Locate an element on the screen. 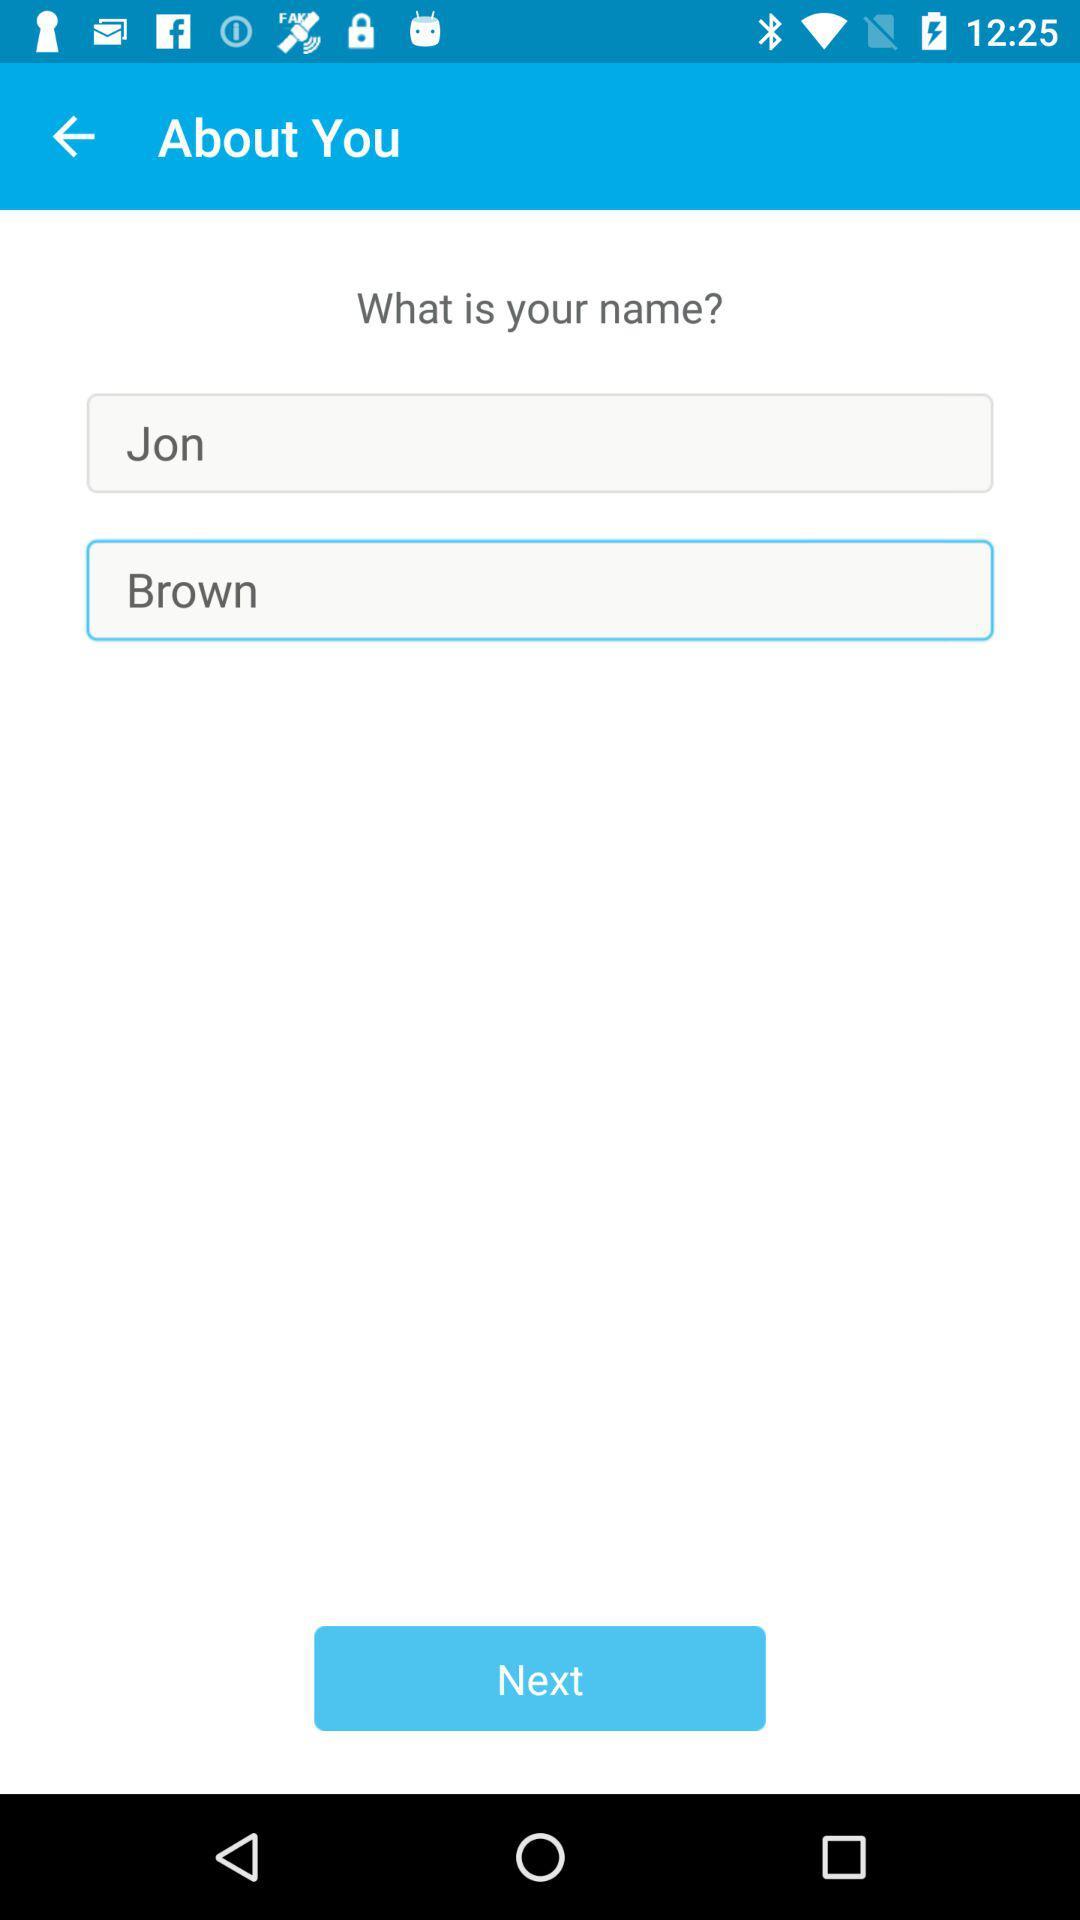 Image resolution: width=1080 pixels, height=1920 pixels. the jon is located at coordinates (540, 442).